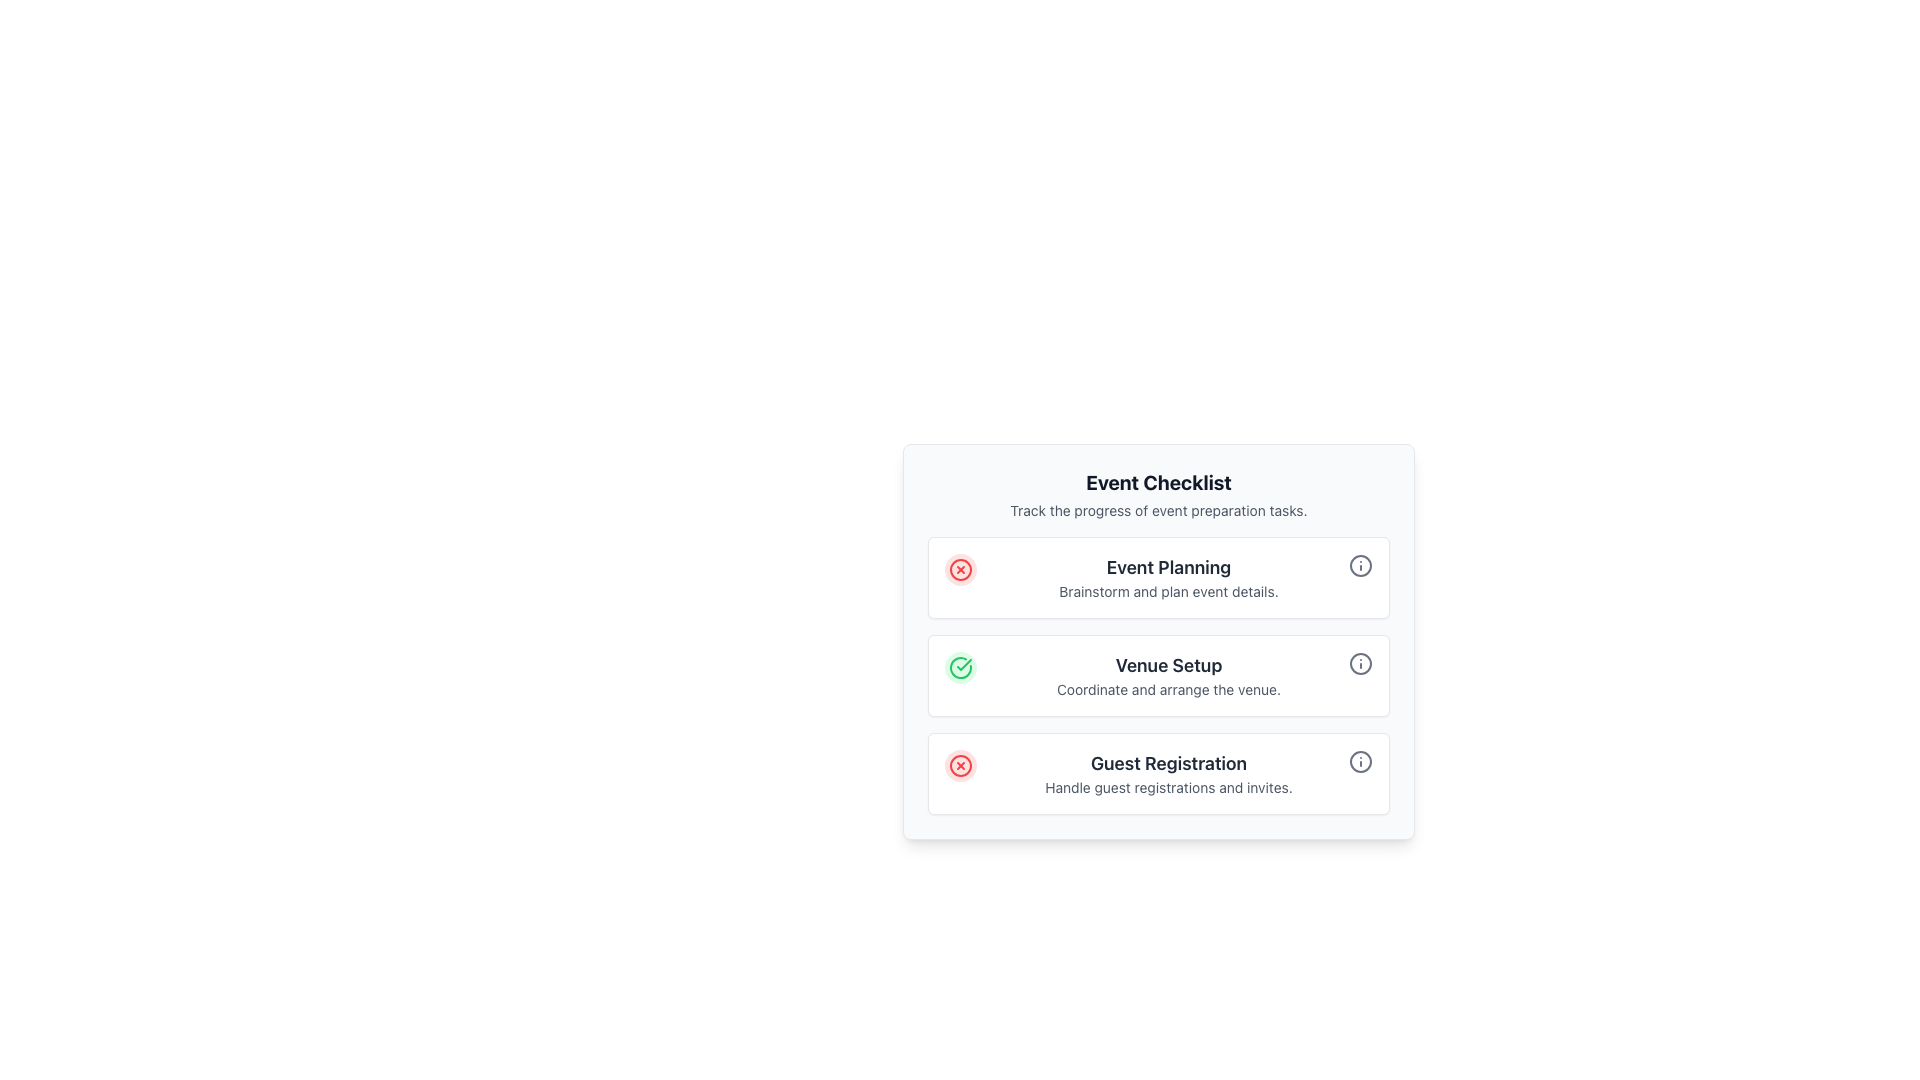 Image resolution: width=1920 pixels, height=1080 pixels. Describe the element at coordinates (960, 667) in the screenshot. I see `the circular status icon with a green background and a checkmark, located to the left of the 'Venue Setup' text in the checklist, to trigger additional information or highlight` at that location.